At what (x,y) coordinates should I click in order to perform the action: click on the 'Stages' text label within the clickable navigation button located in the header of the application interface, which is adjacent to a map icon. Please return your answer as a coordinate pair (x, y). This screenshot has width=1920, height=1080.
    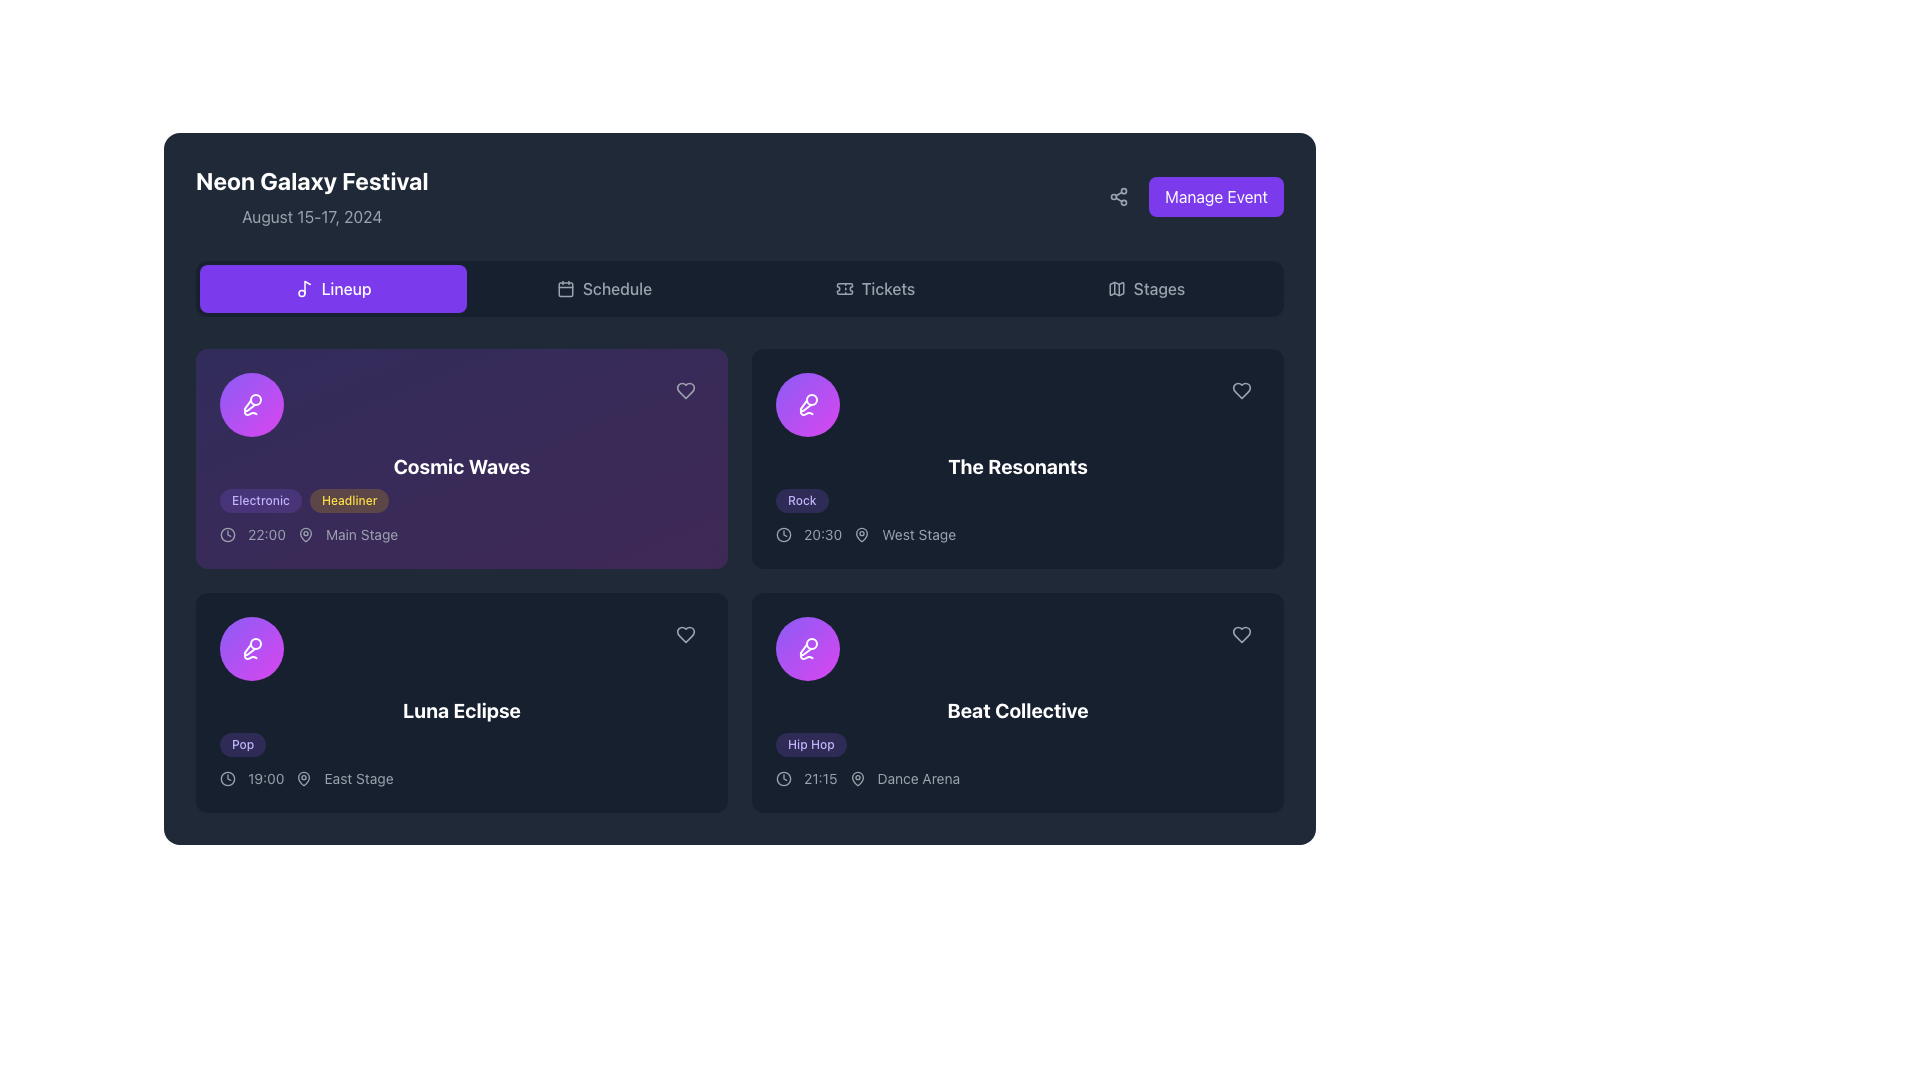
    Looking at the image, I should click on (1159, 289).